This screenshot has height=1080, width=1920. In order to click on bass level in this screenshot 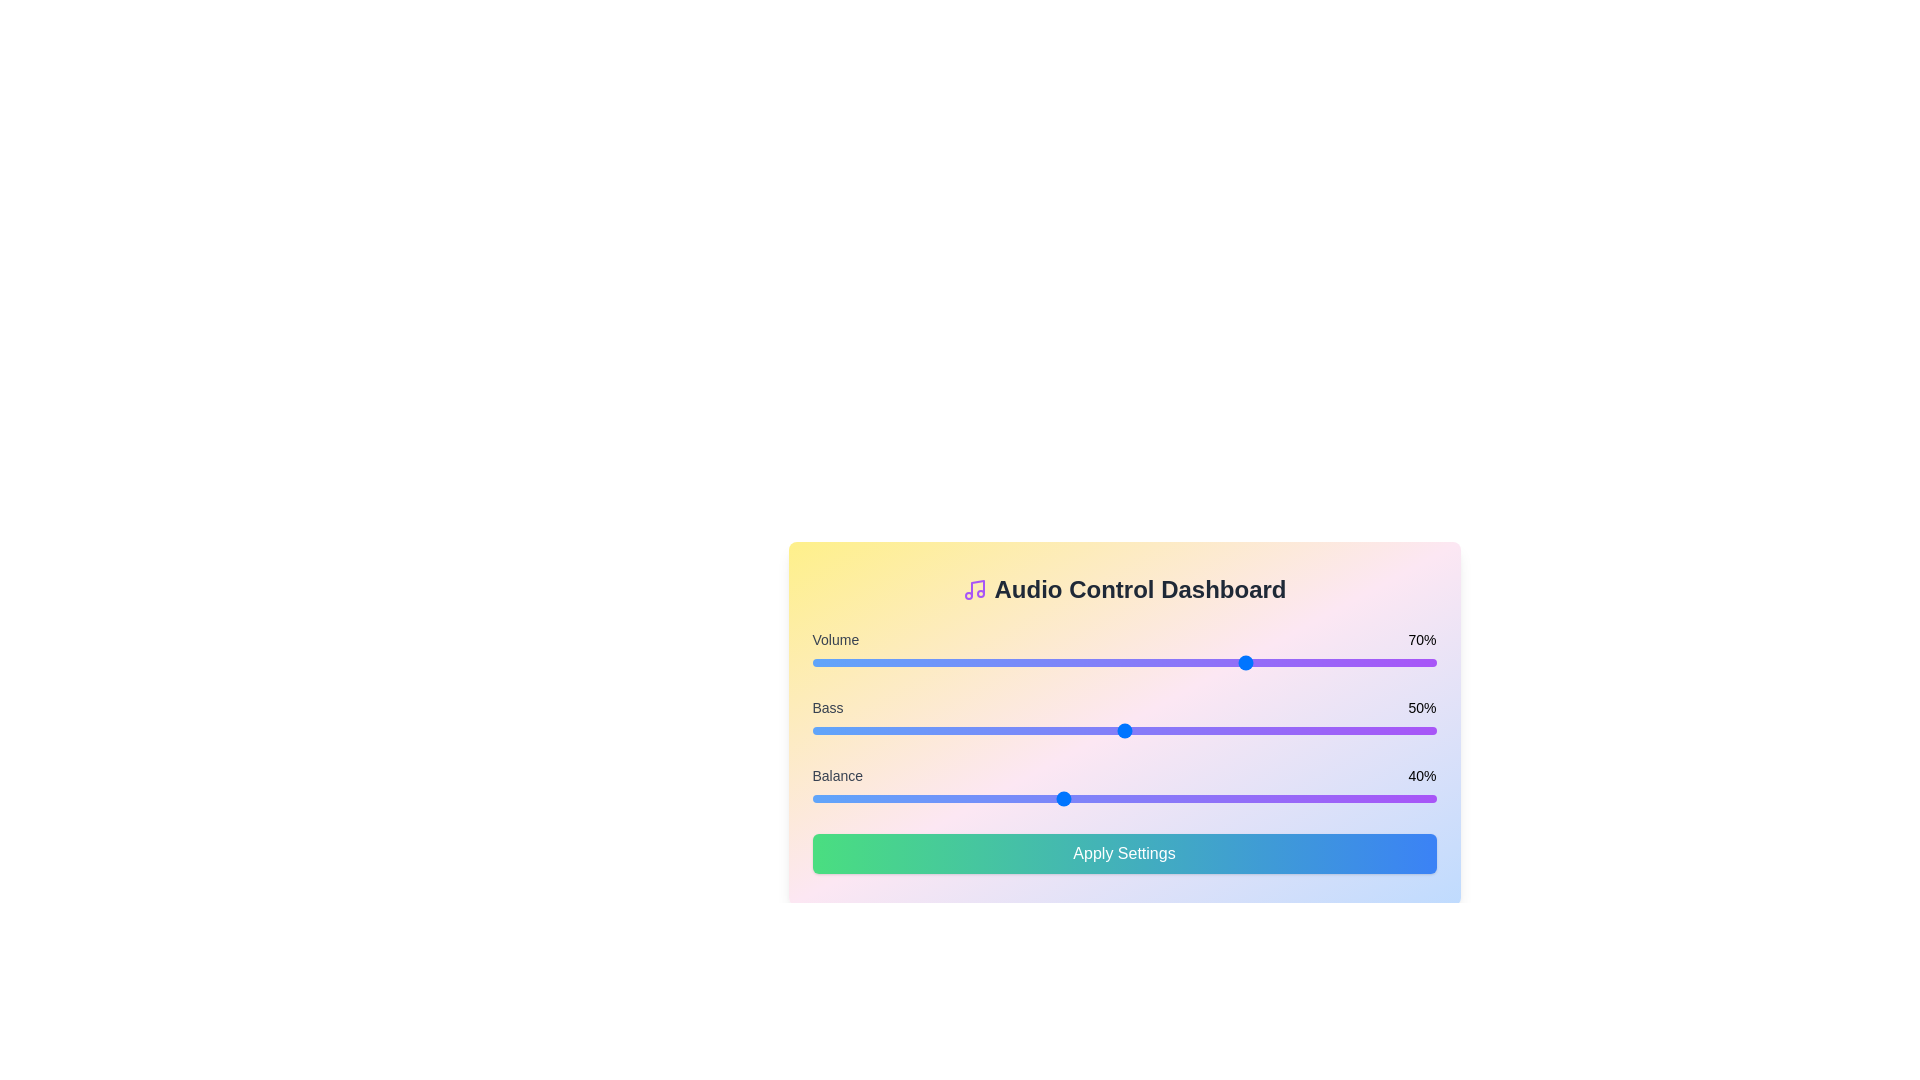, I will do `click(1410, 731)`.